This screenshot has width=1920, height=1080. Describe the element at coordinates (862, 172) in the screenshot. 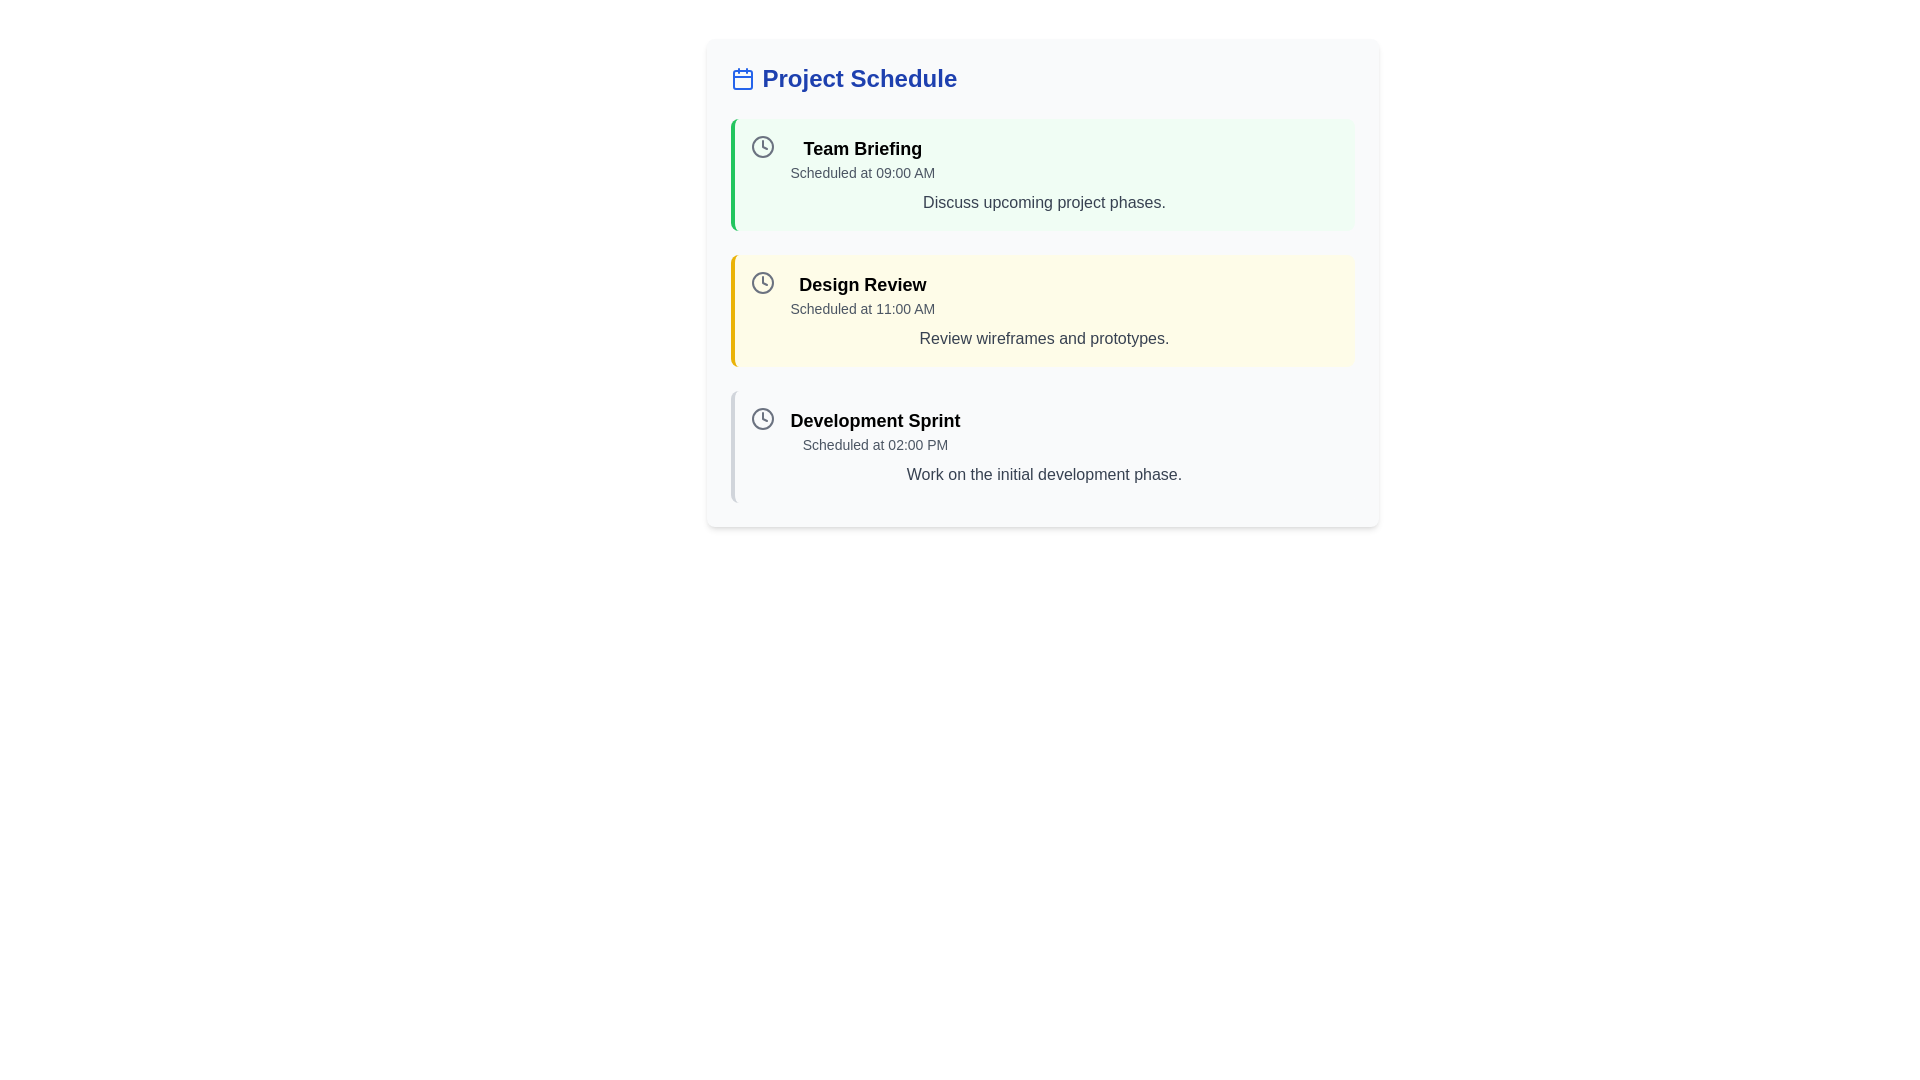

I see `the static text label providing scheduling information for the event titled 'Team Briefing', which is located directly below the text 'Team Briefing' within the 'Project Schedule' card` at that location.